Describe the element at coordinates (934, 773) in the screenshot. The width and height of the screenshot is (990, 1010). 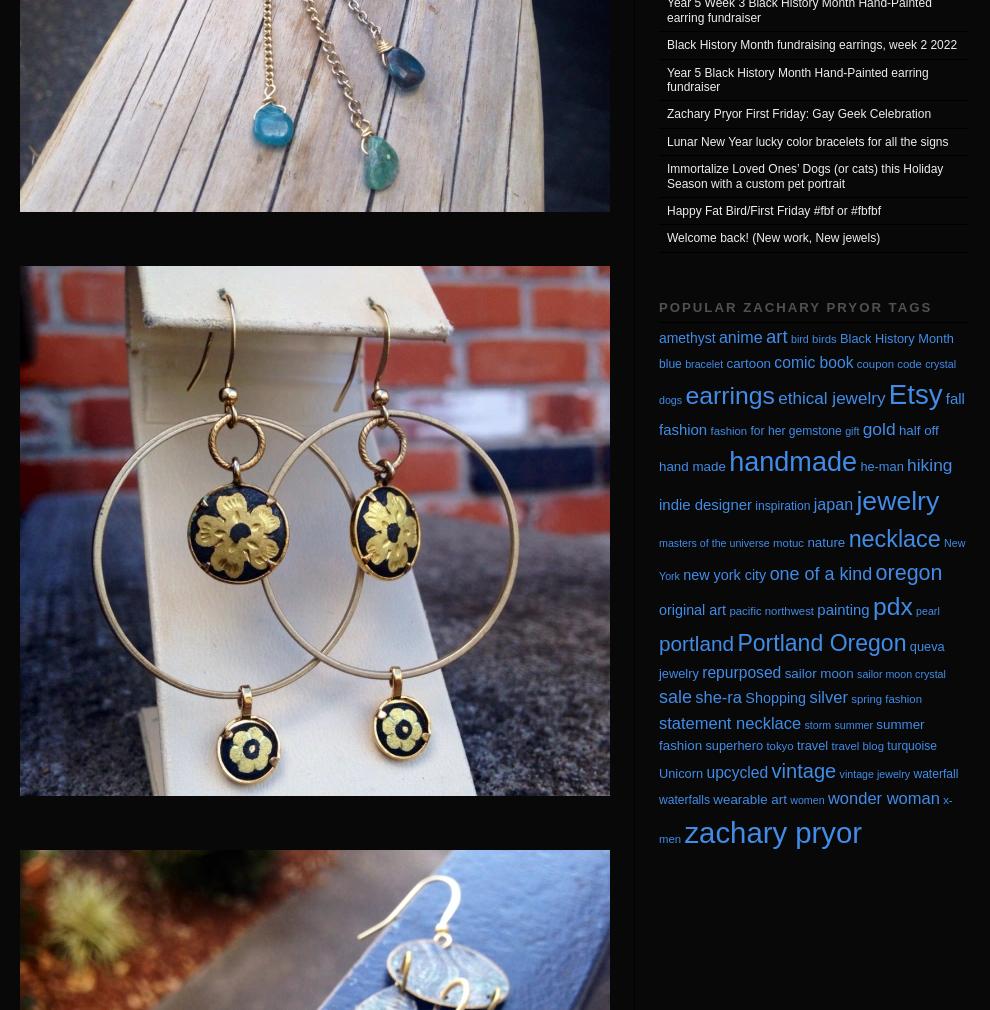
I see `'waterfall'` at that location.